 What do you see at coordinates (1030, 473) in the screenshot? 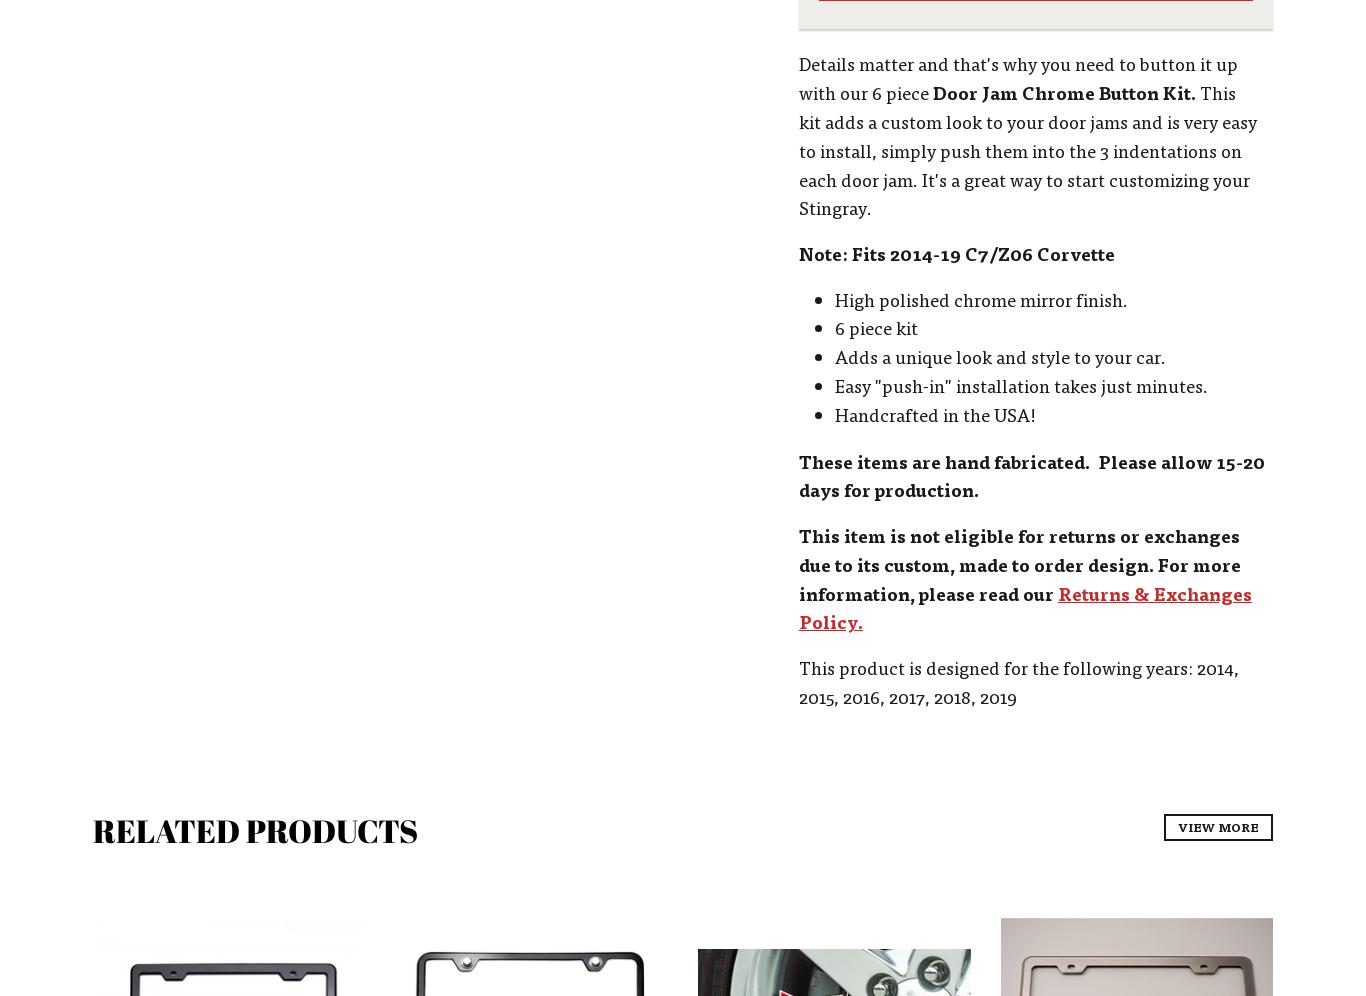
I see `'These items are hand fabricated.  Please allow 15-20 days for production.'` at bounding box center [1030, 473].